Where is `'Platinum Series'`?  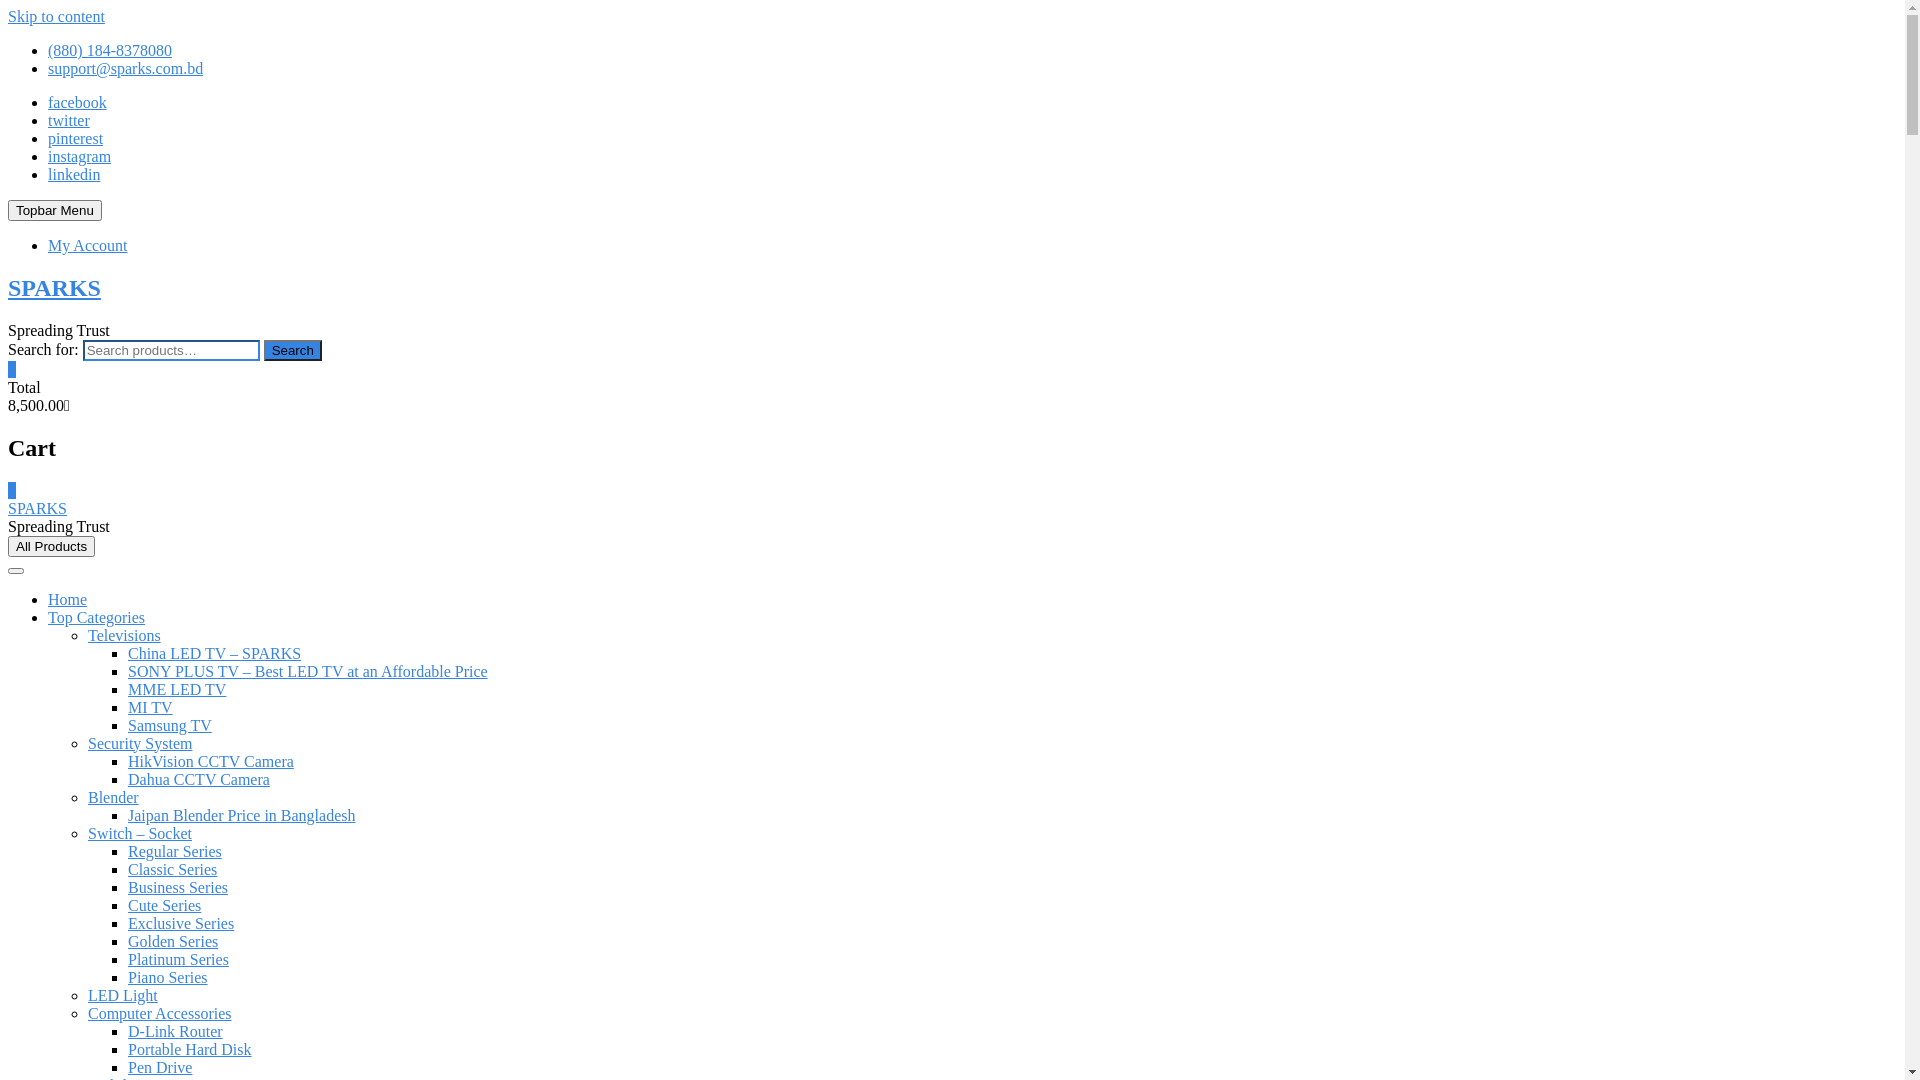 'Platinum Series' is located at coordinates (127, 958).